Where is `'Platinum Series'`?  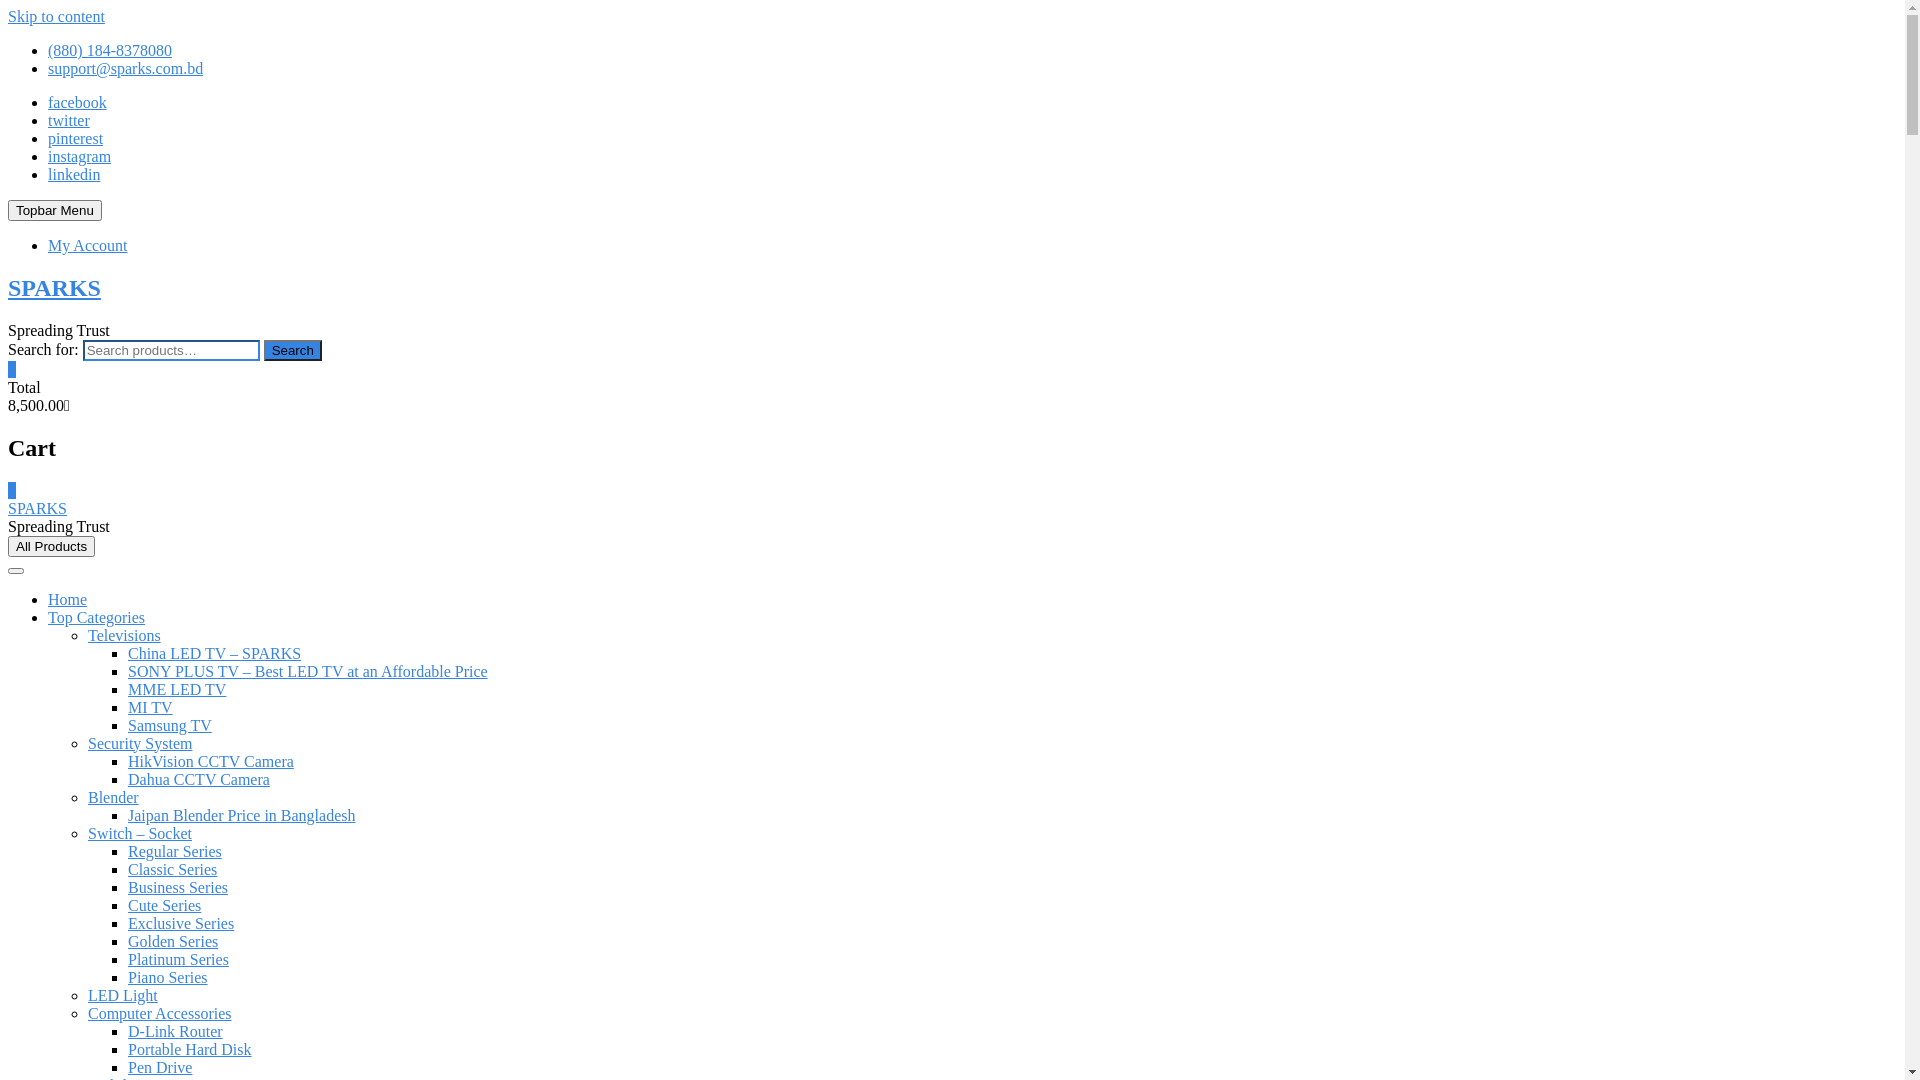 'Platinum Series' is located at coordinates (127, 958).